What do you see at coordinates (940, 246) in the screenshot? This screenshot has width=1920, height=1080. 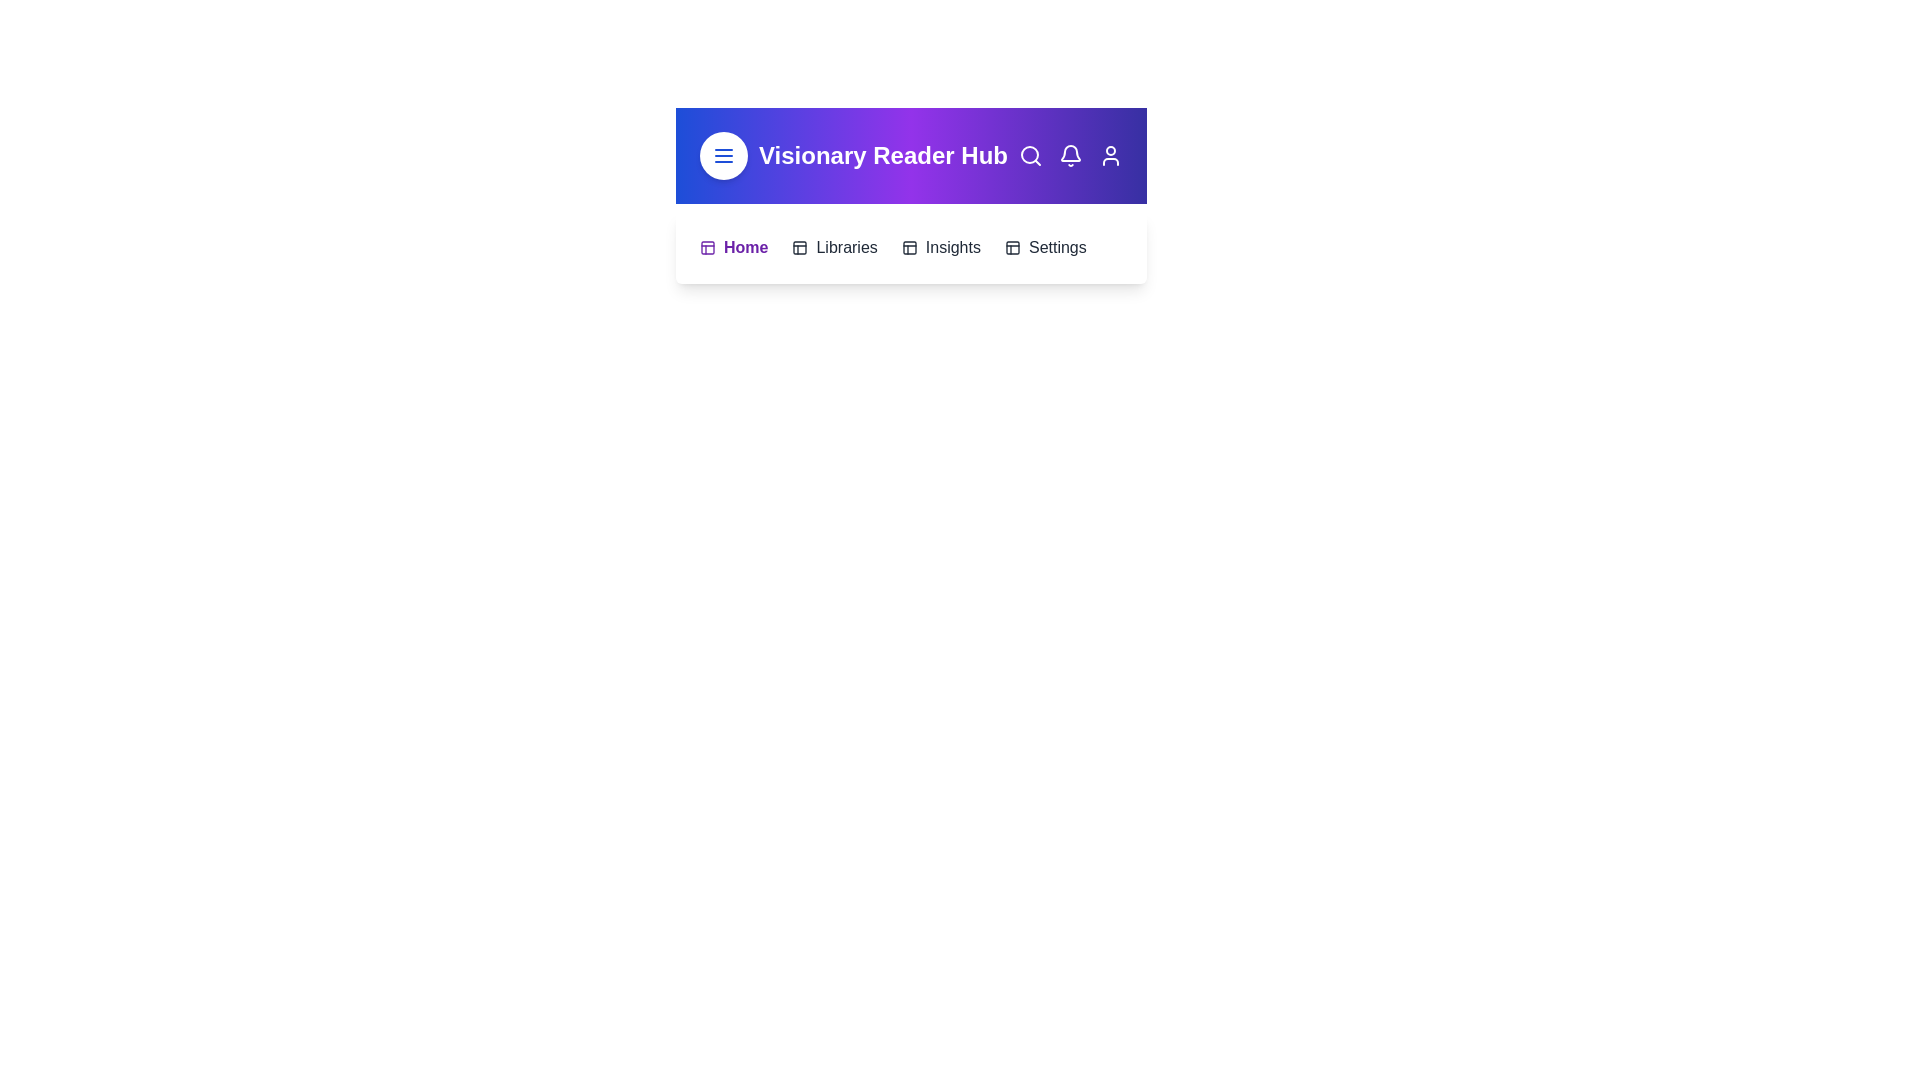 I see `the menu item Insights by clicking on it` at bounding box center [940, 246].